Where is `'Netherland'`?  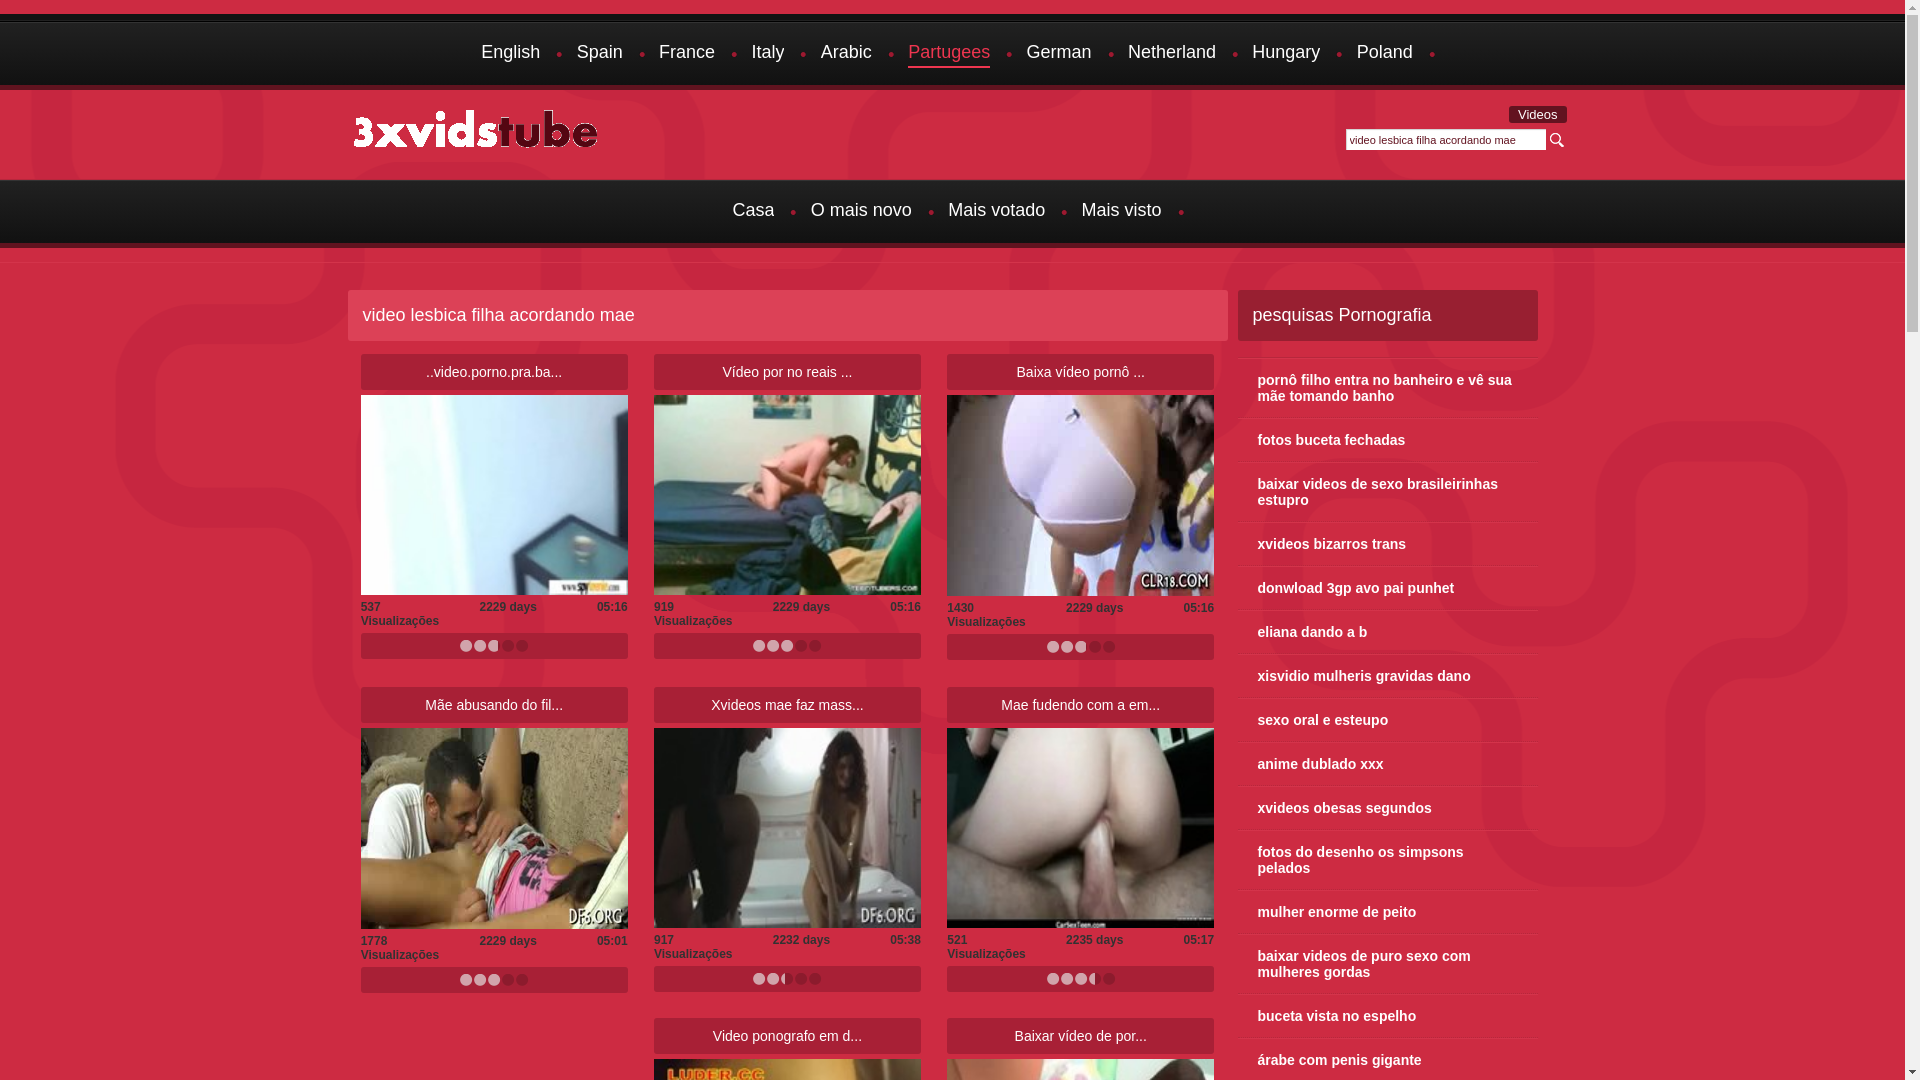 'Netherland' is located at coordinates (1171, 53).